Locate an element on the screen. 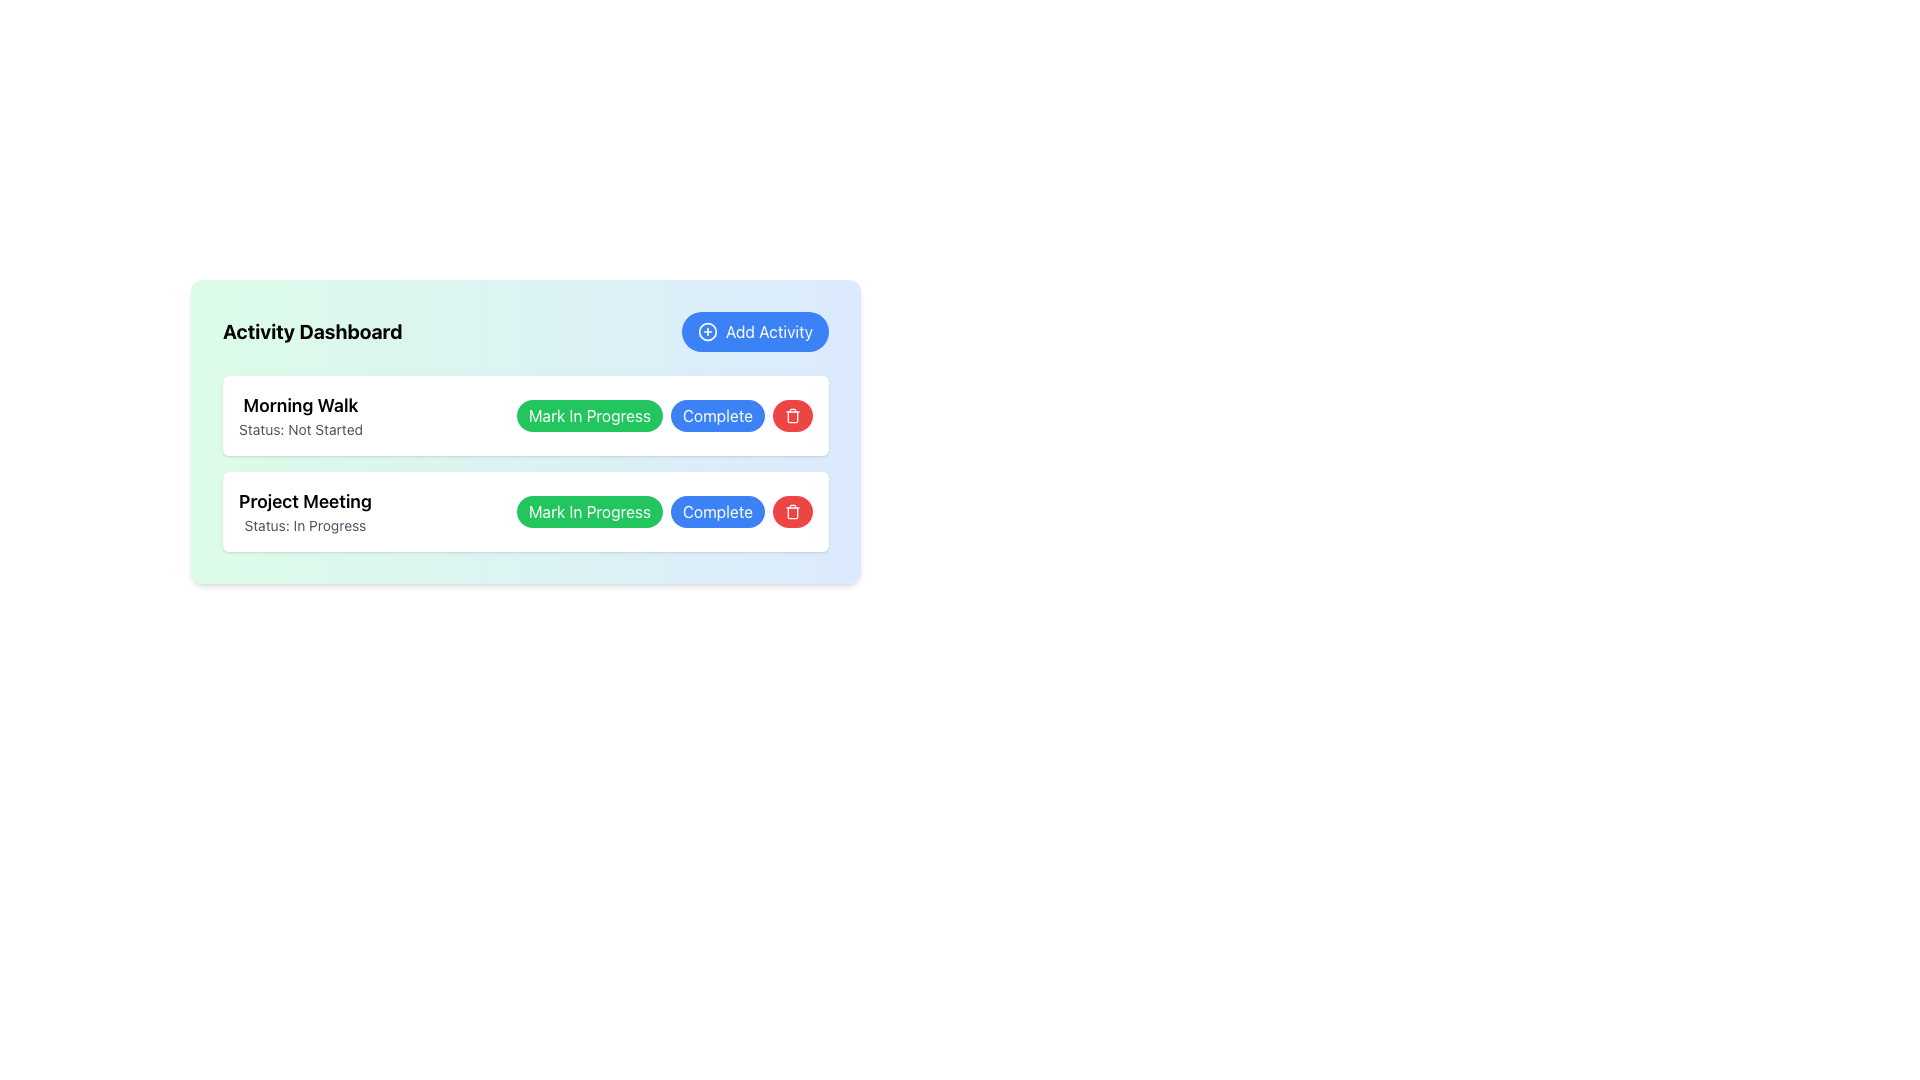  the first actionable button in the horizontal group of three buttons in the Activity Dashboard is located at coordinates (588, 415).